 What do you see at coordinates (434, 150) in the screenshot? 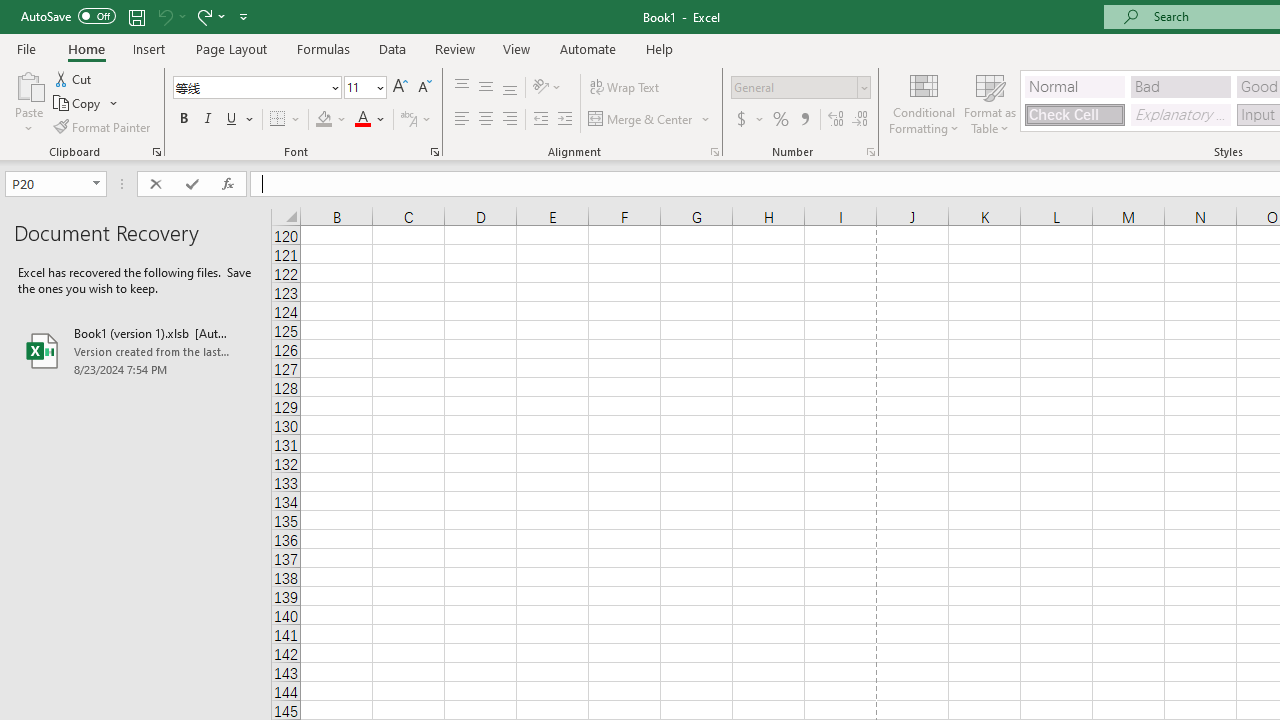
I see `'Format Cell Font'` at bounding box center [434, 150].